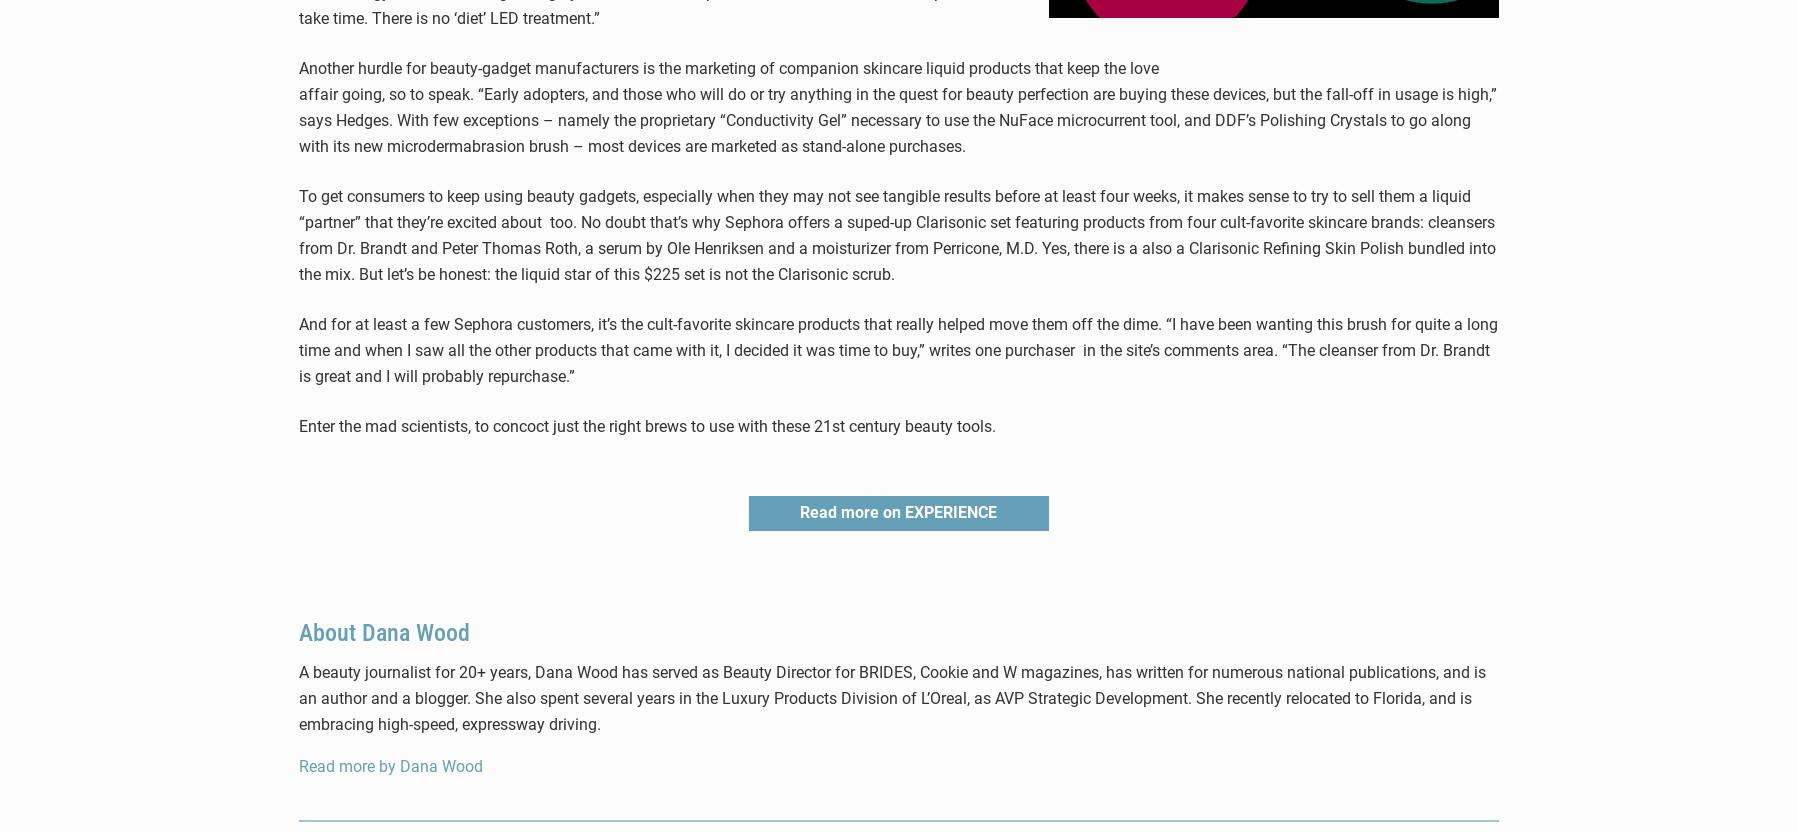 This screenshot has height=833, width=1797. What do you see at coordinates (329, 632) in the screenshot?
I see `'About'` at bounding box center [329, 632].